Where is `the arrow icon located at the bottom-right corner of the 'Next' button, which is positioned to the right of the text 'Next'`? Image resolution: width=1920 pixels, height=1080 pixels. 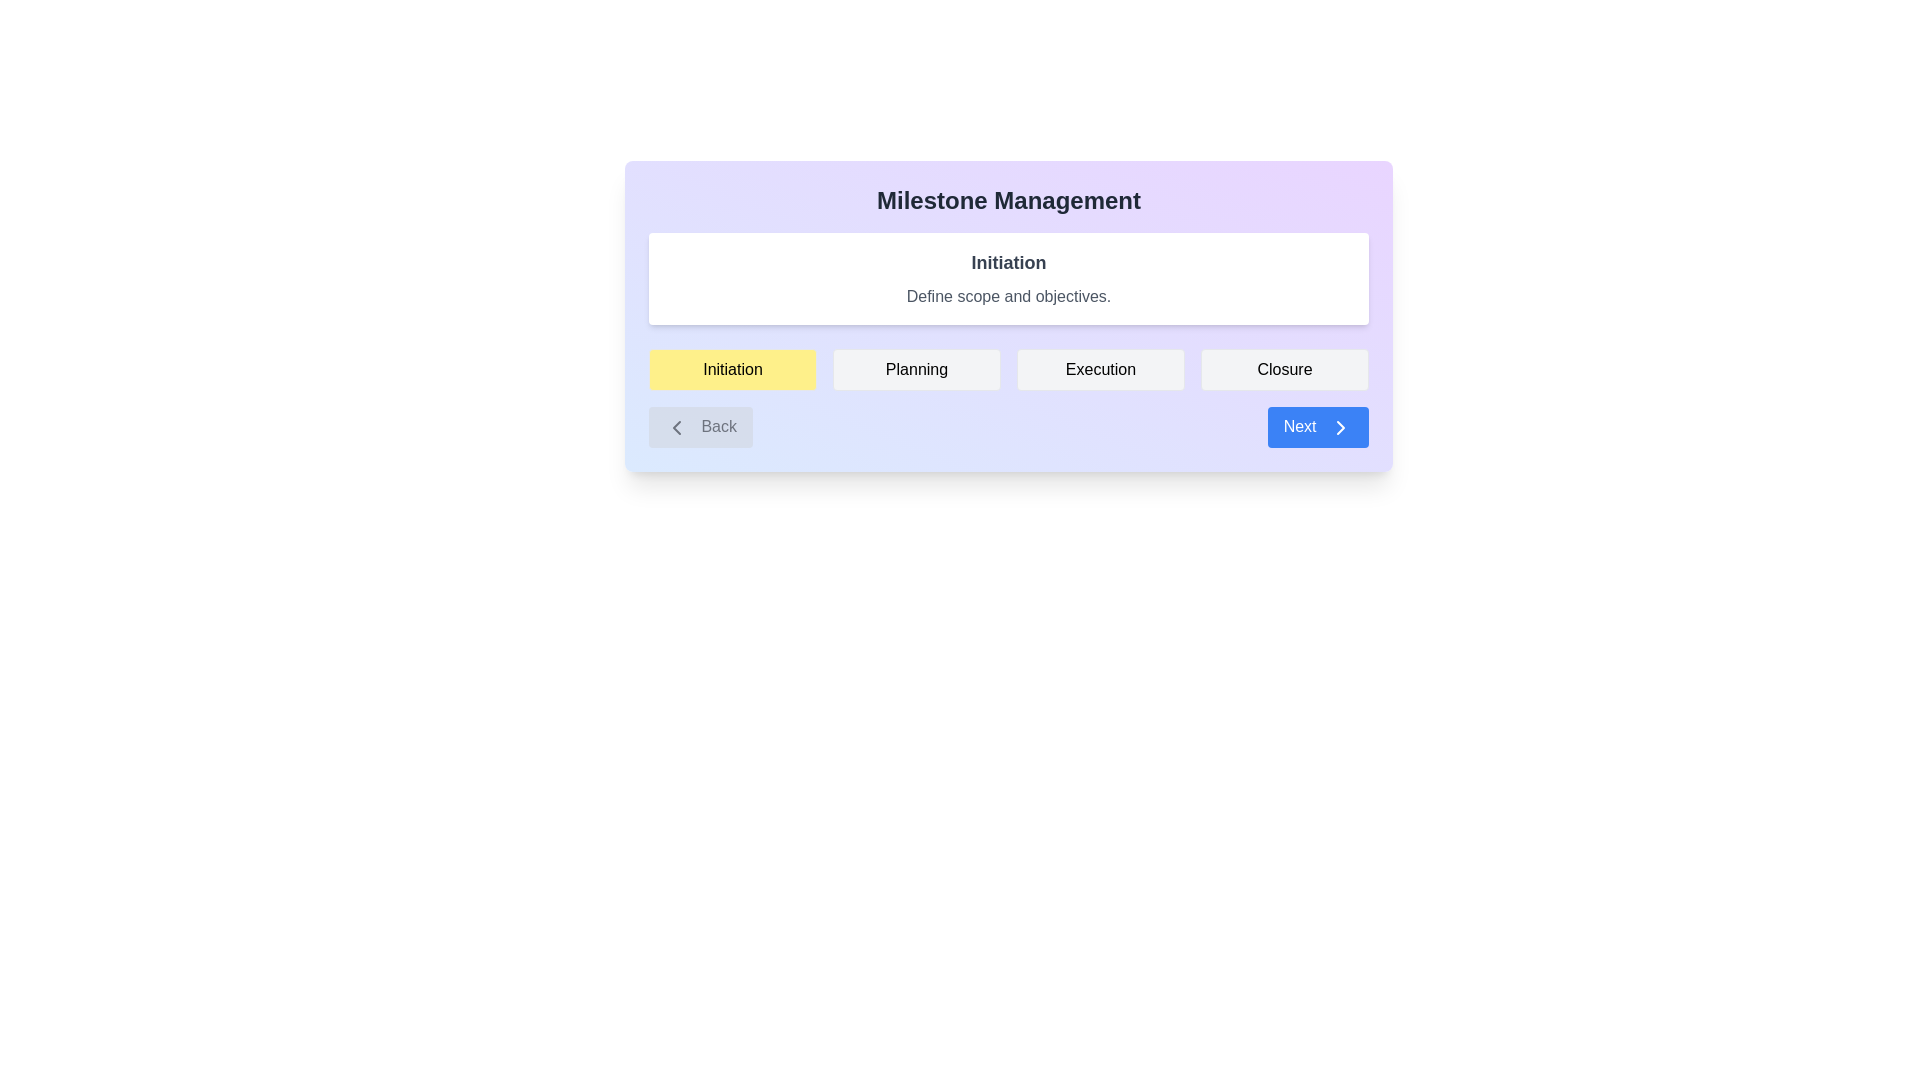
the arrow icon located at the bottom-right corner of the 'Next' button, which is positioned to the right of the text 'Next' is located at coordinates (1340, 426).